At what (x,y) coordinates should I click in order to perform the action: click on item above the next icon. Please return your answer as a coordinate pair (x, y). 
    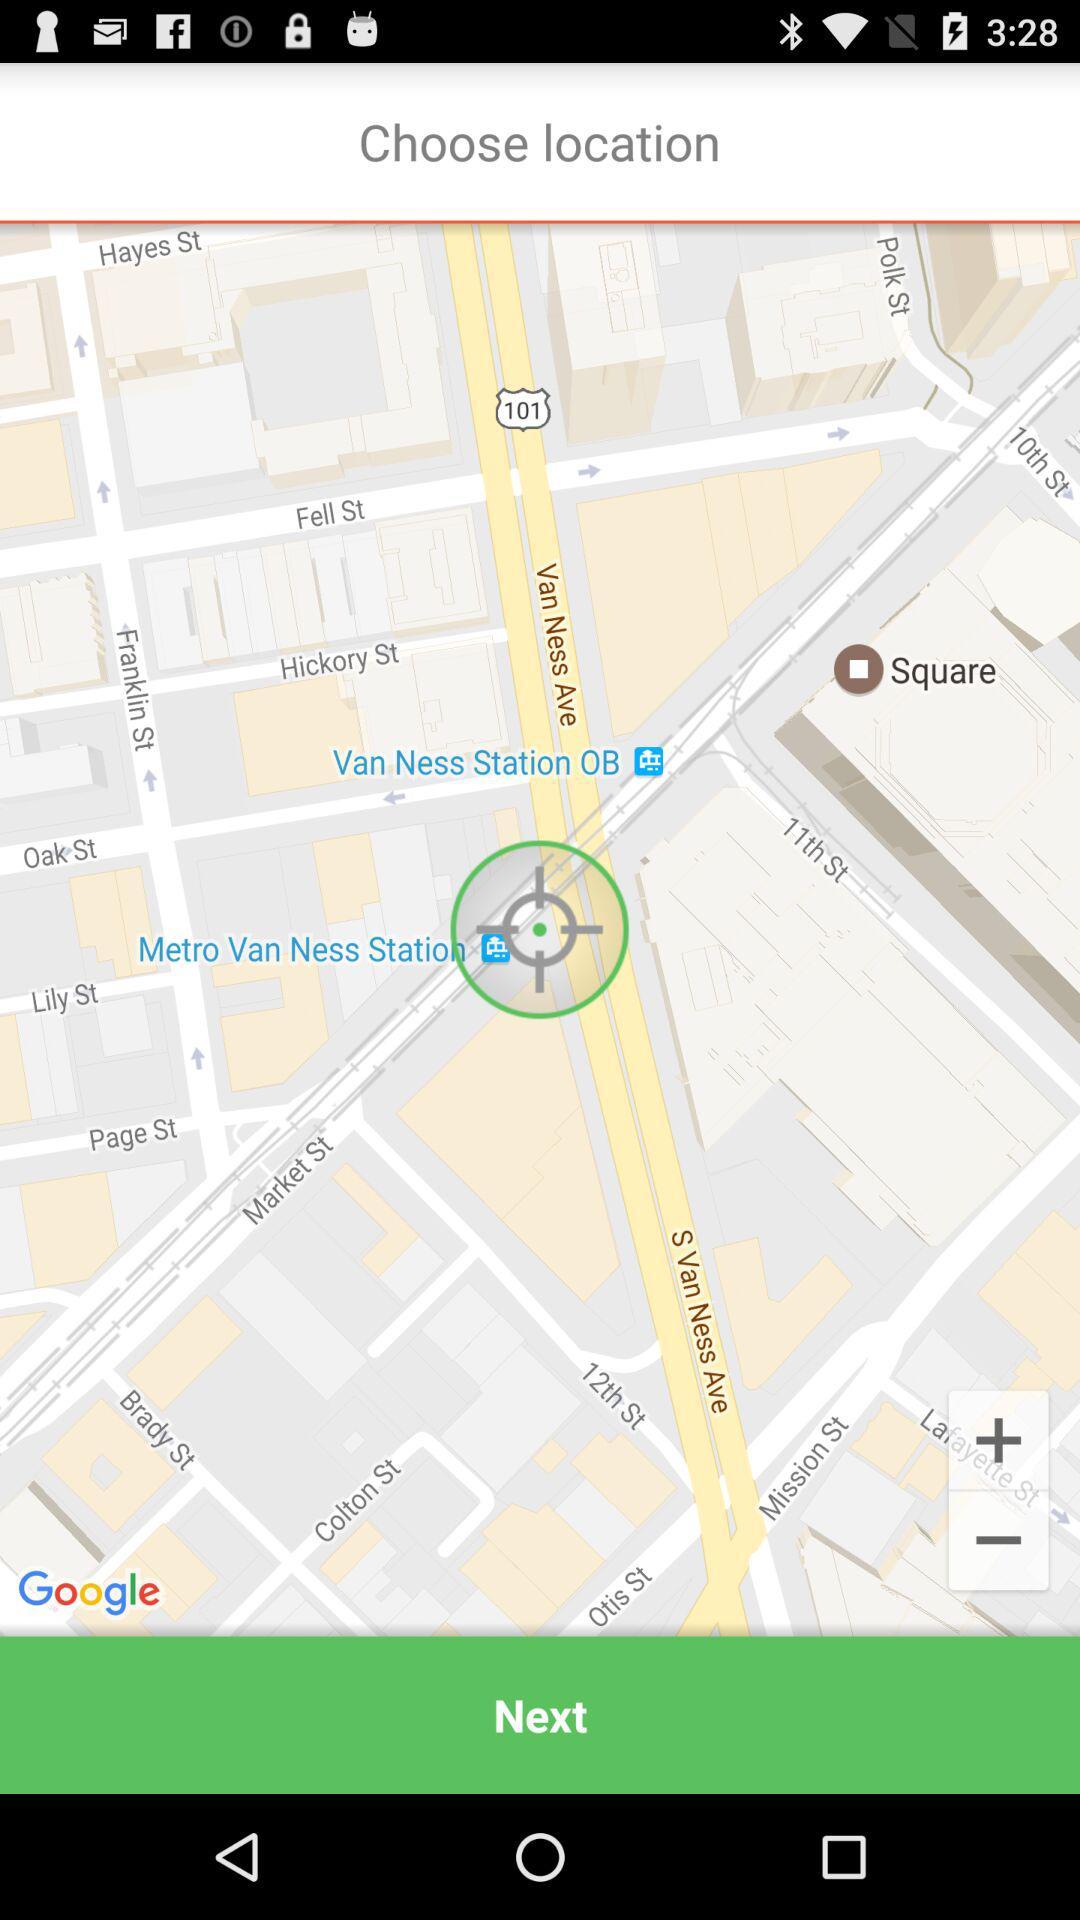
    Looking at the image, I should click on (540, 929).